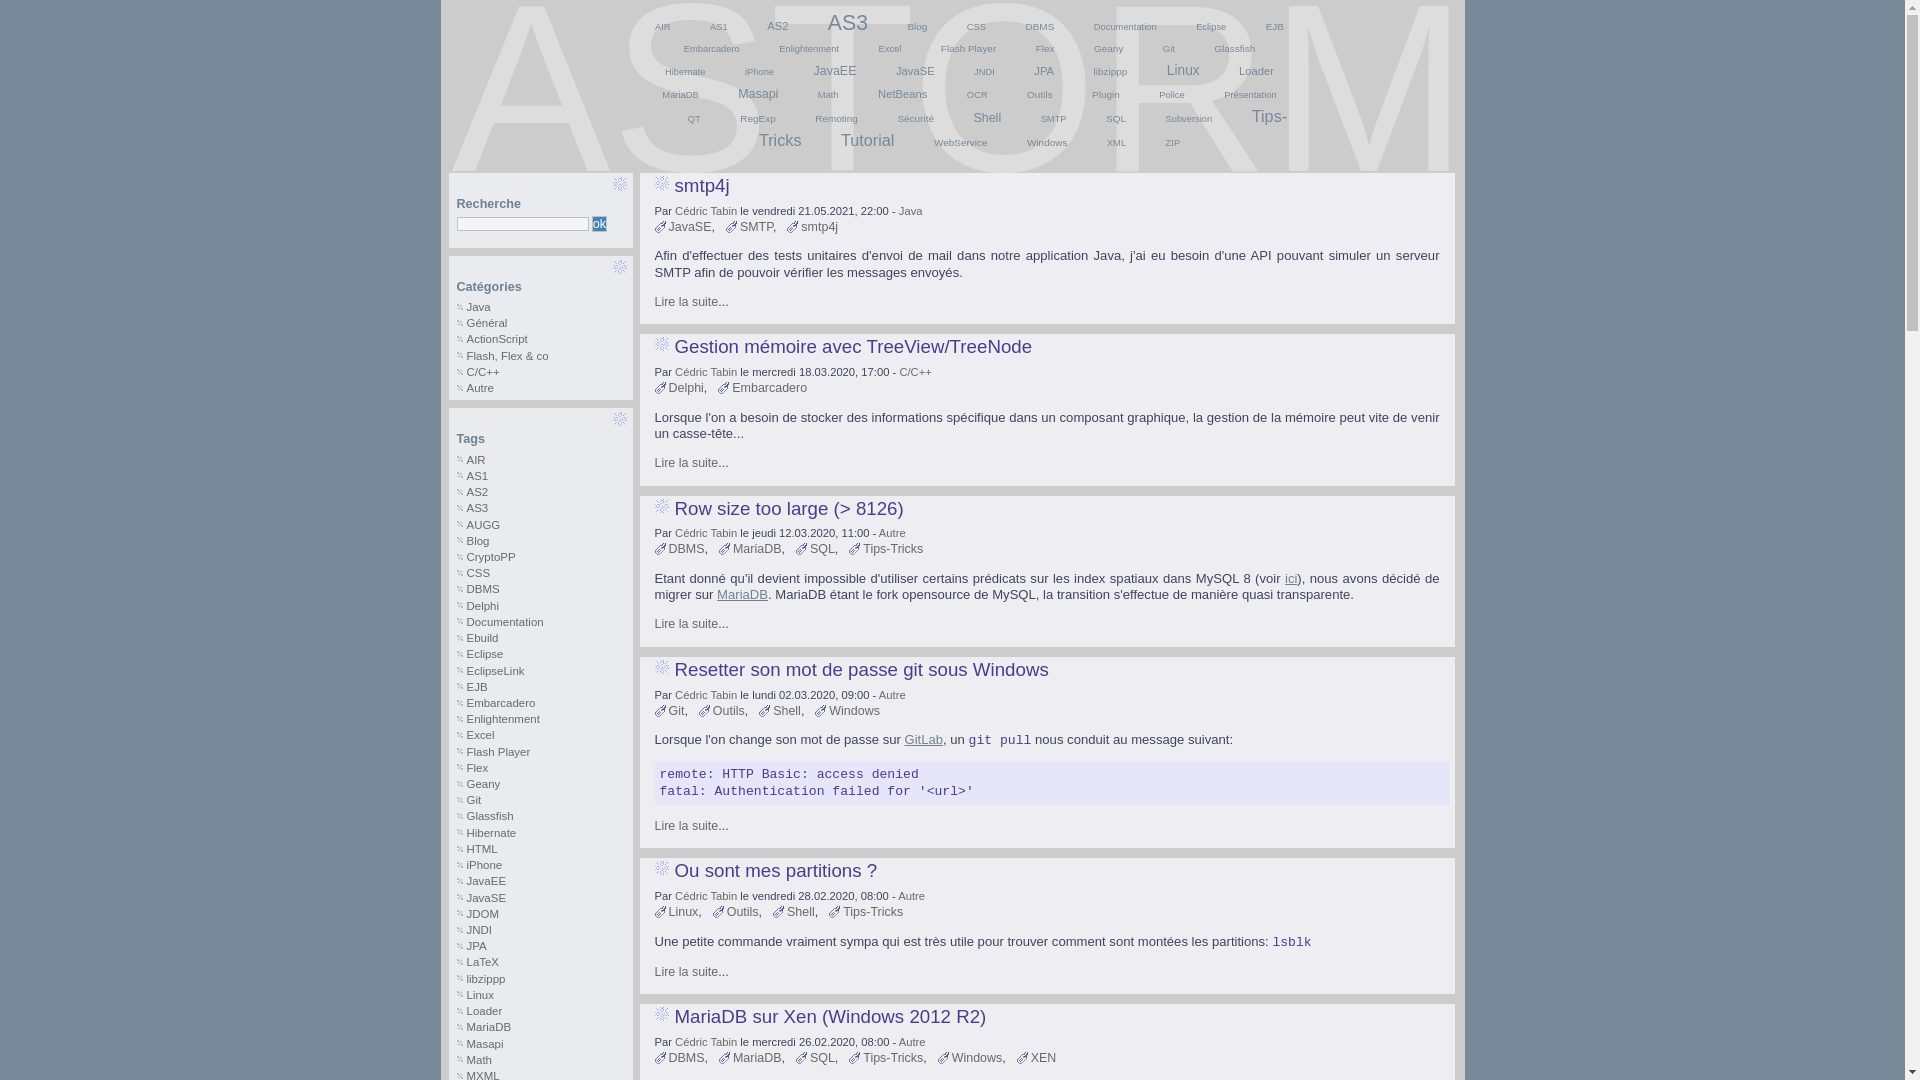 This screenshot has height=1080, width=1920. What do you see at coordinates (676, 709) in the screenshot?
I see `'Git'` at bounding box center [676, 709].